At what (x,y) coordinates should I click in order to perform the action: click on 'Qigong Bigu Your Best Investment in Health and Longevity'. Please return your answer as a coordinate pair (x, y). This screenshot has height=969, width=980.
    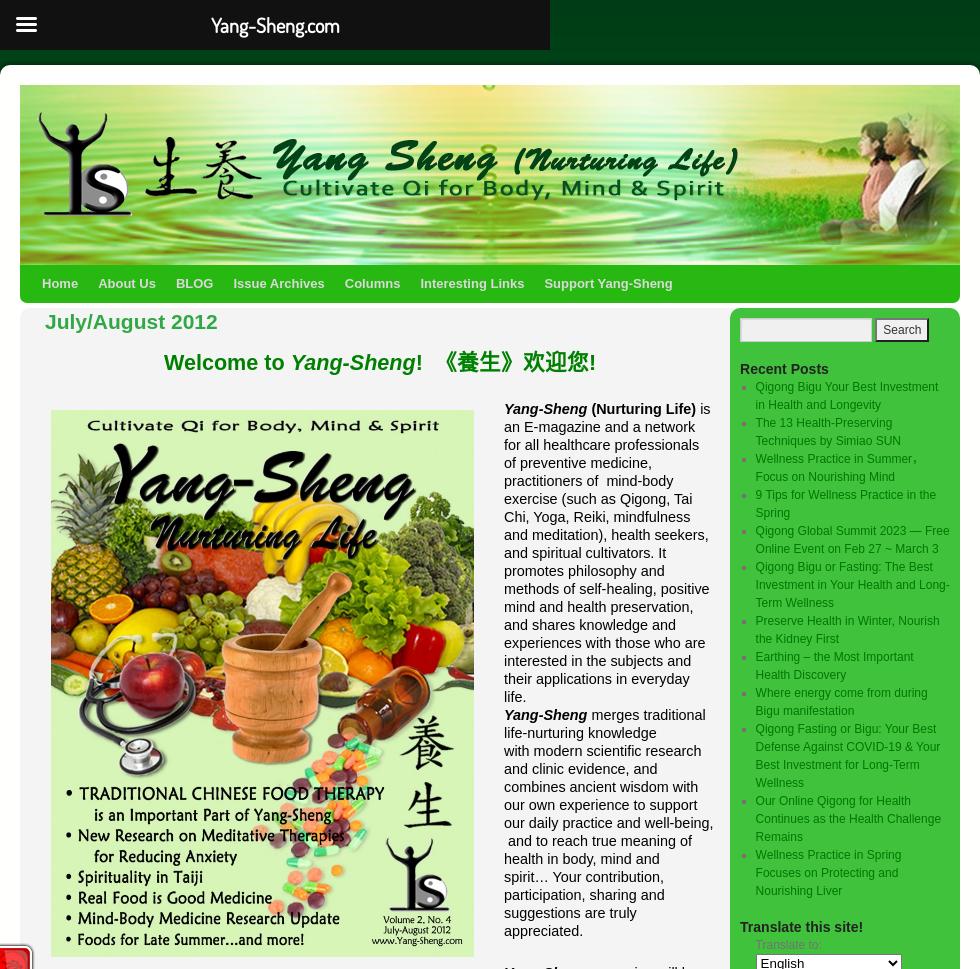
    Looking at the image, I should click on (754, 396).